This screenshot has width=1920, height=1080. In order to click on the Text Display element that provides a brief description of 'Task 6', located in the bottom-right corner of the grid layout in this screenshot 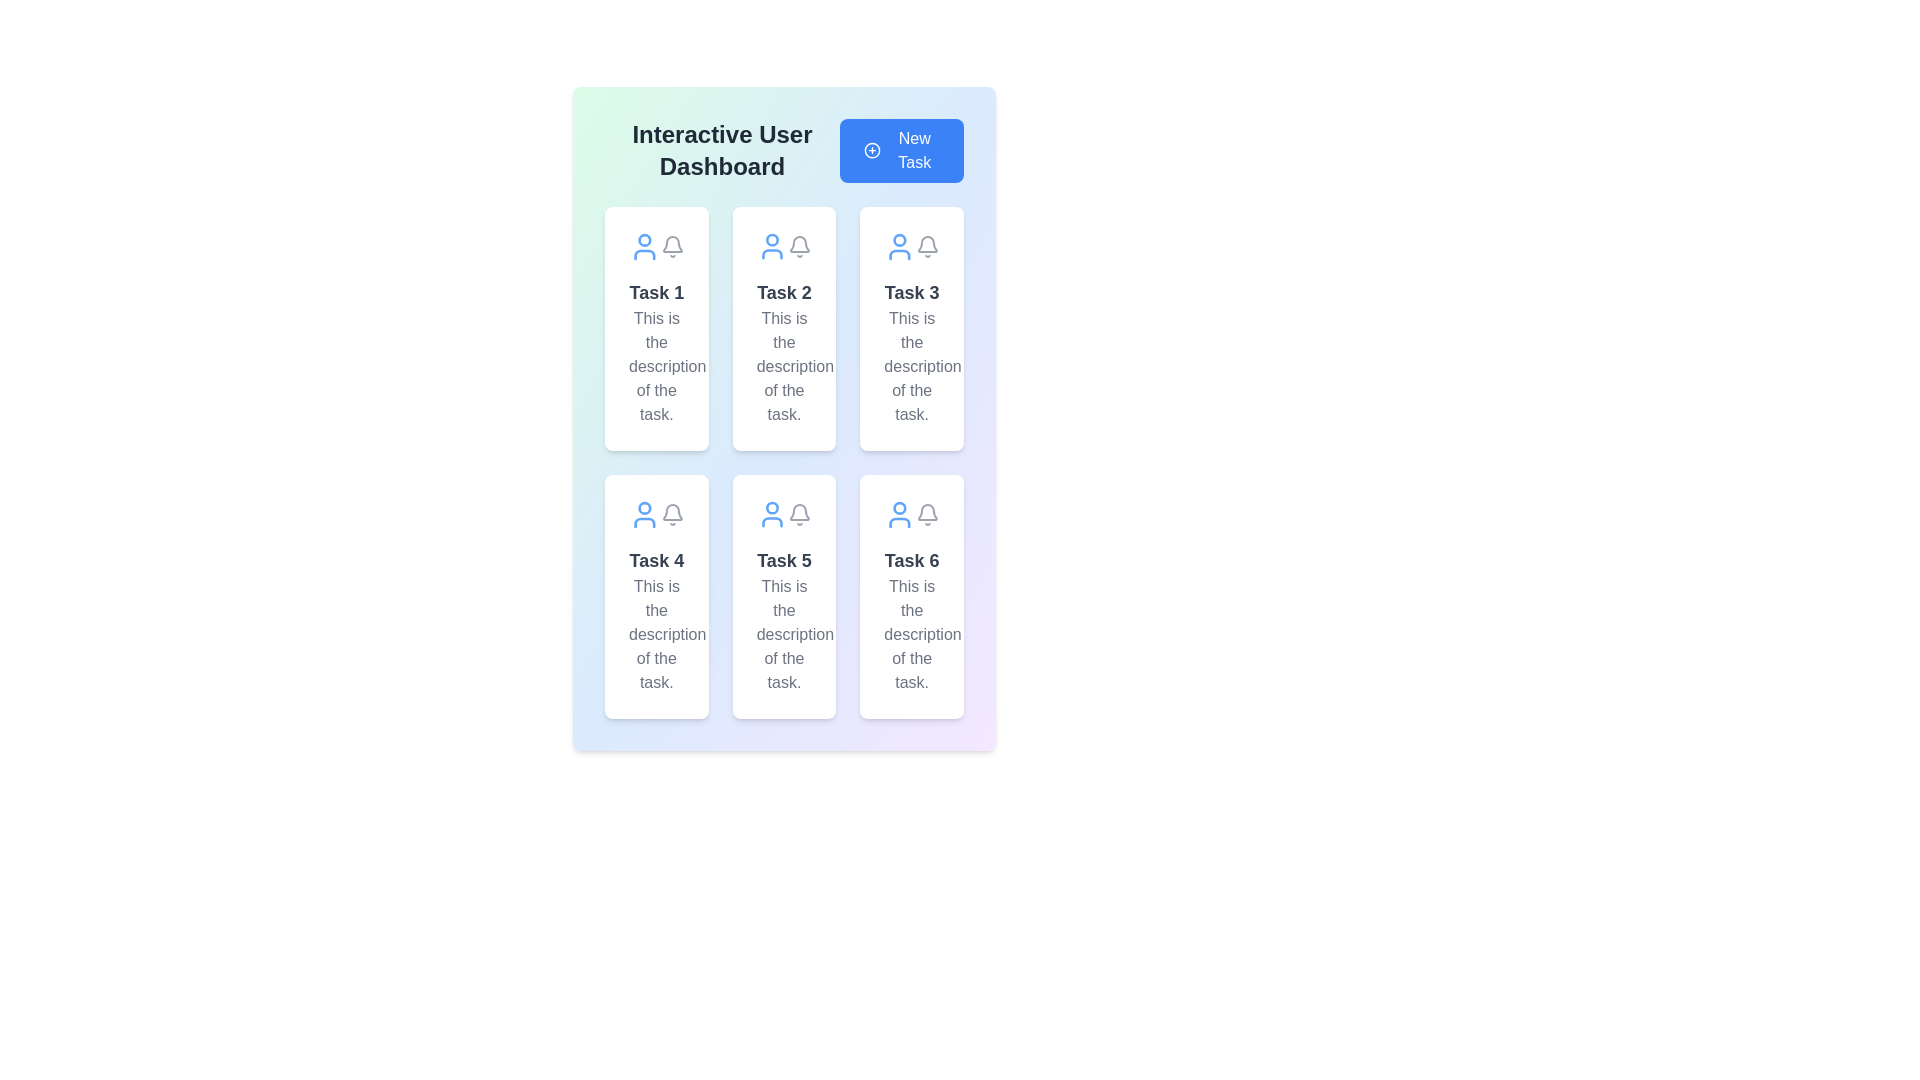, I will do `click(911, 635)`.